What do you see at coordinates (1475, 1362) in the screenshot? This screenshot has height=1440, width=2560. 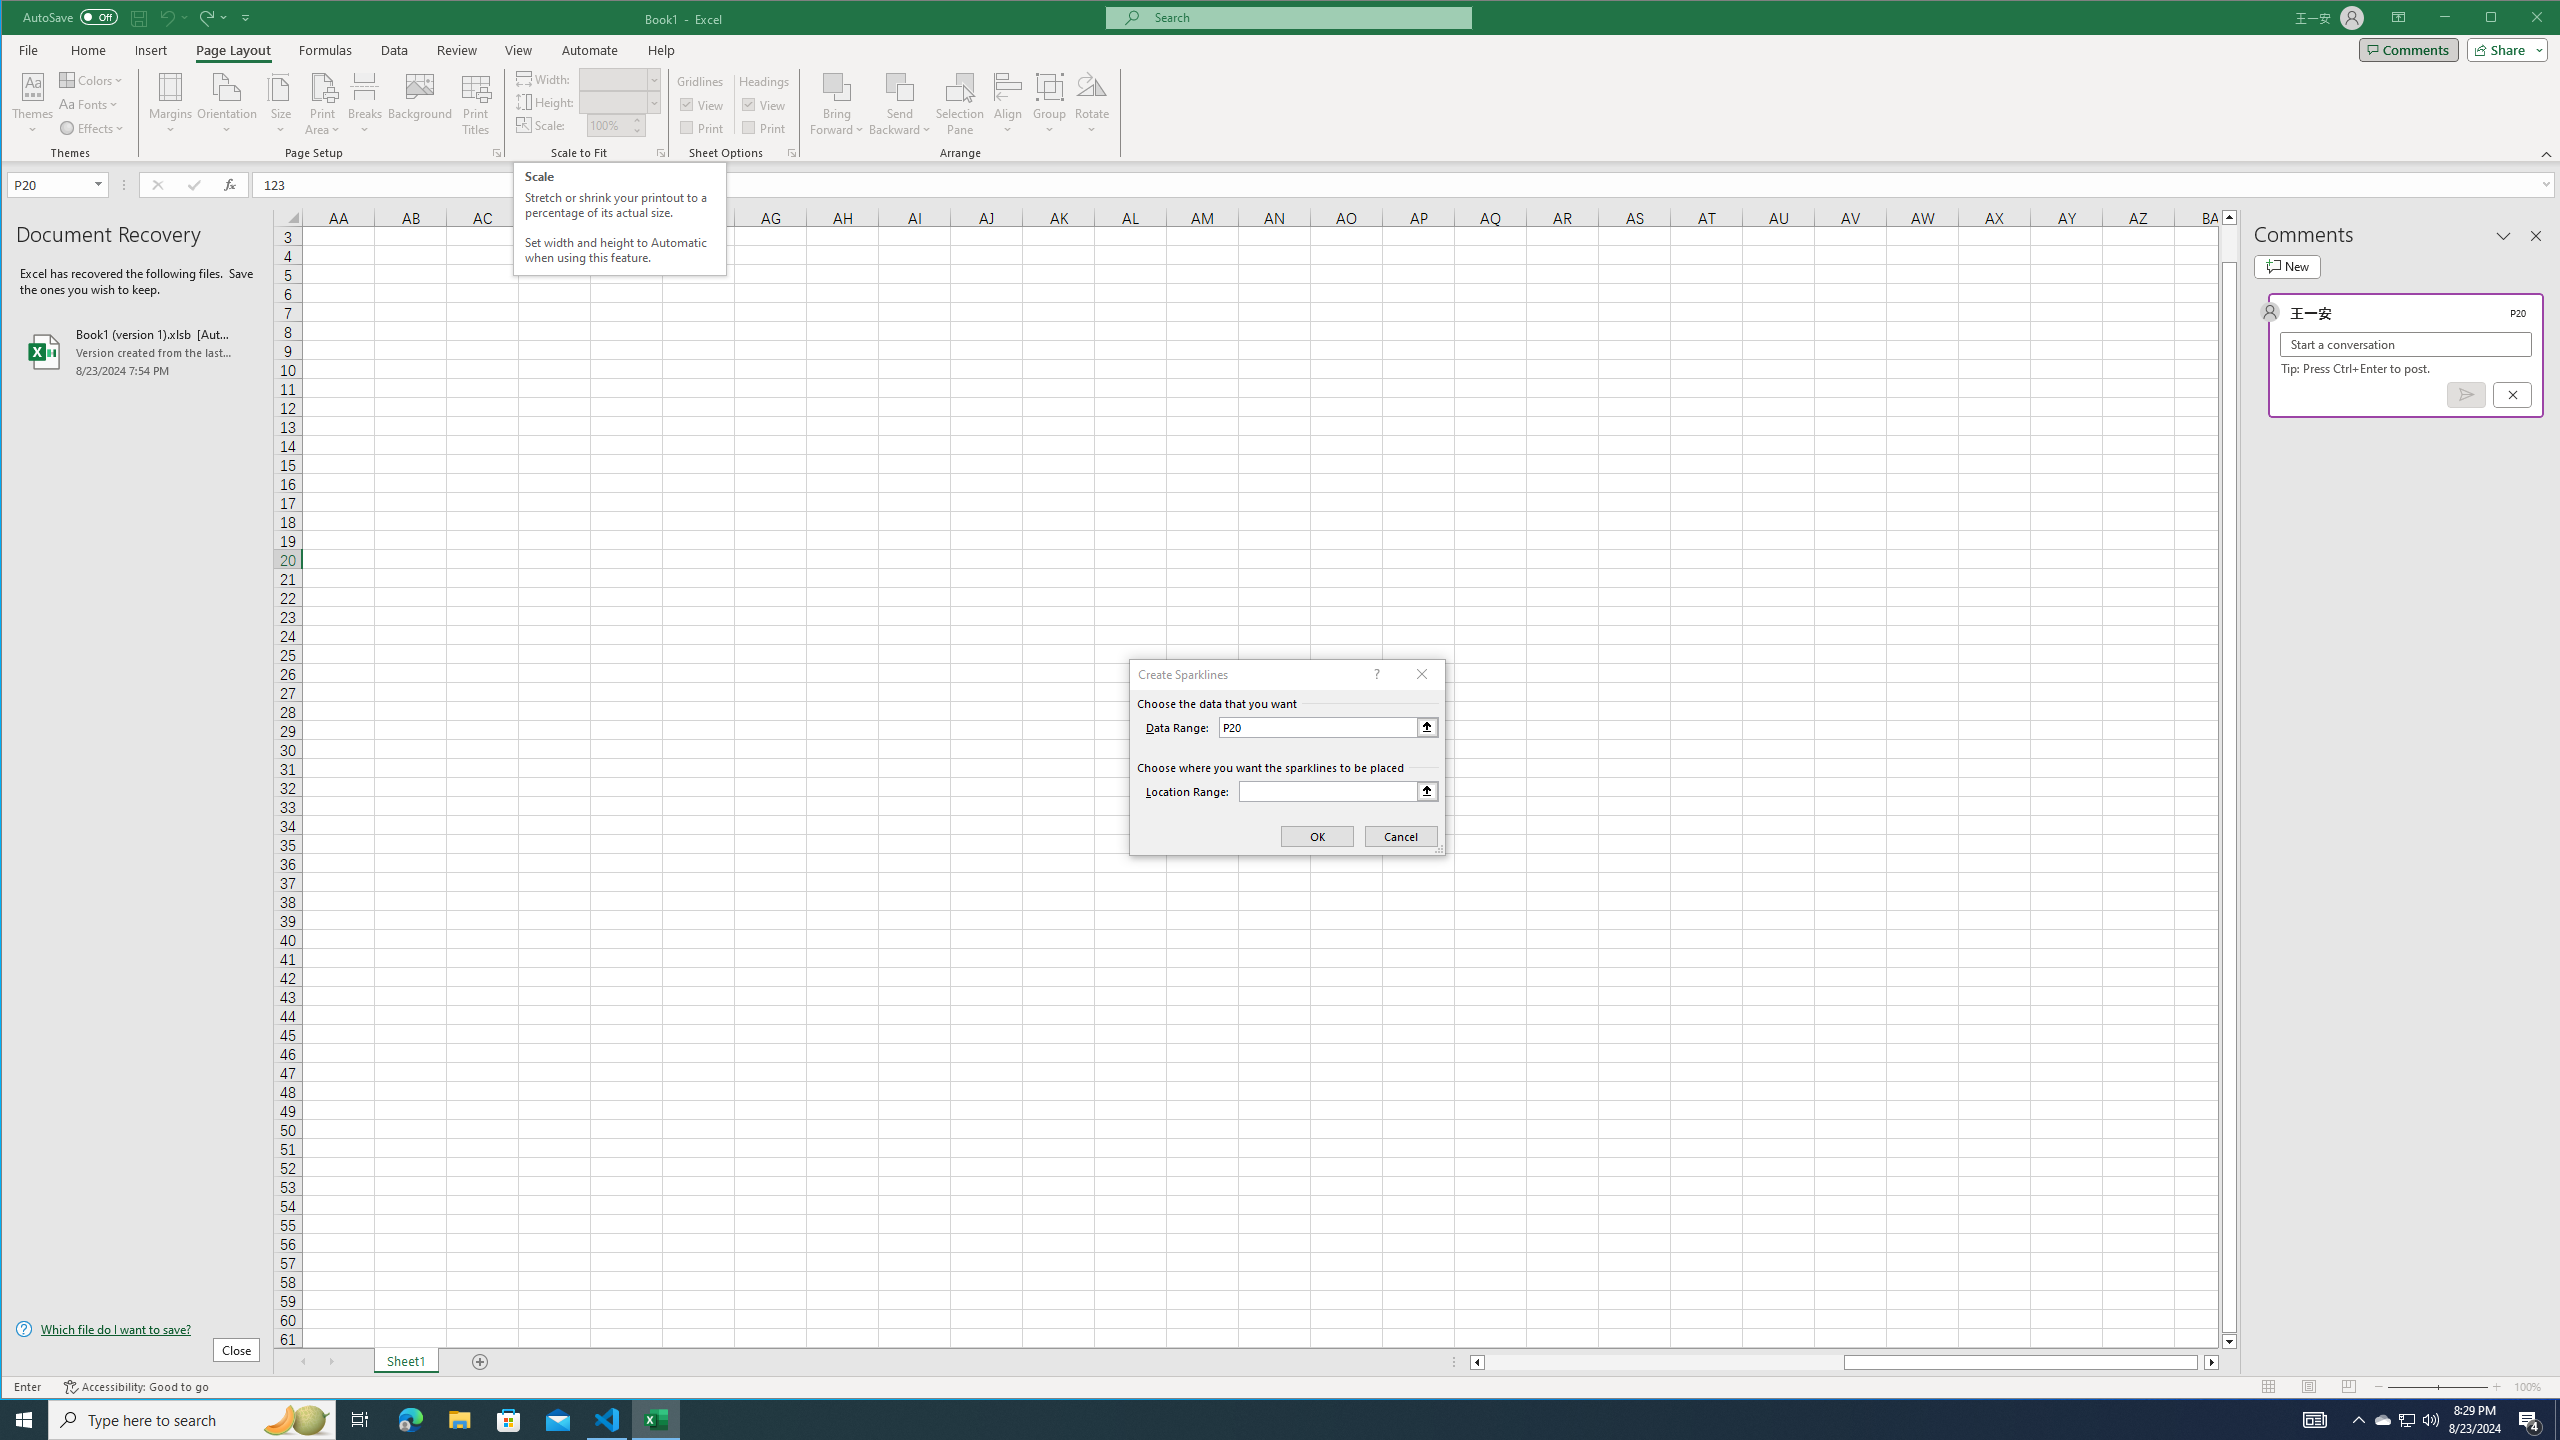 I see `'Column left'` at bounding box center [1475, 1362].